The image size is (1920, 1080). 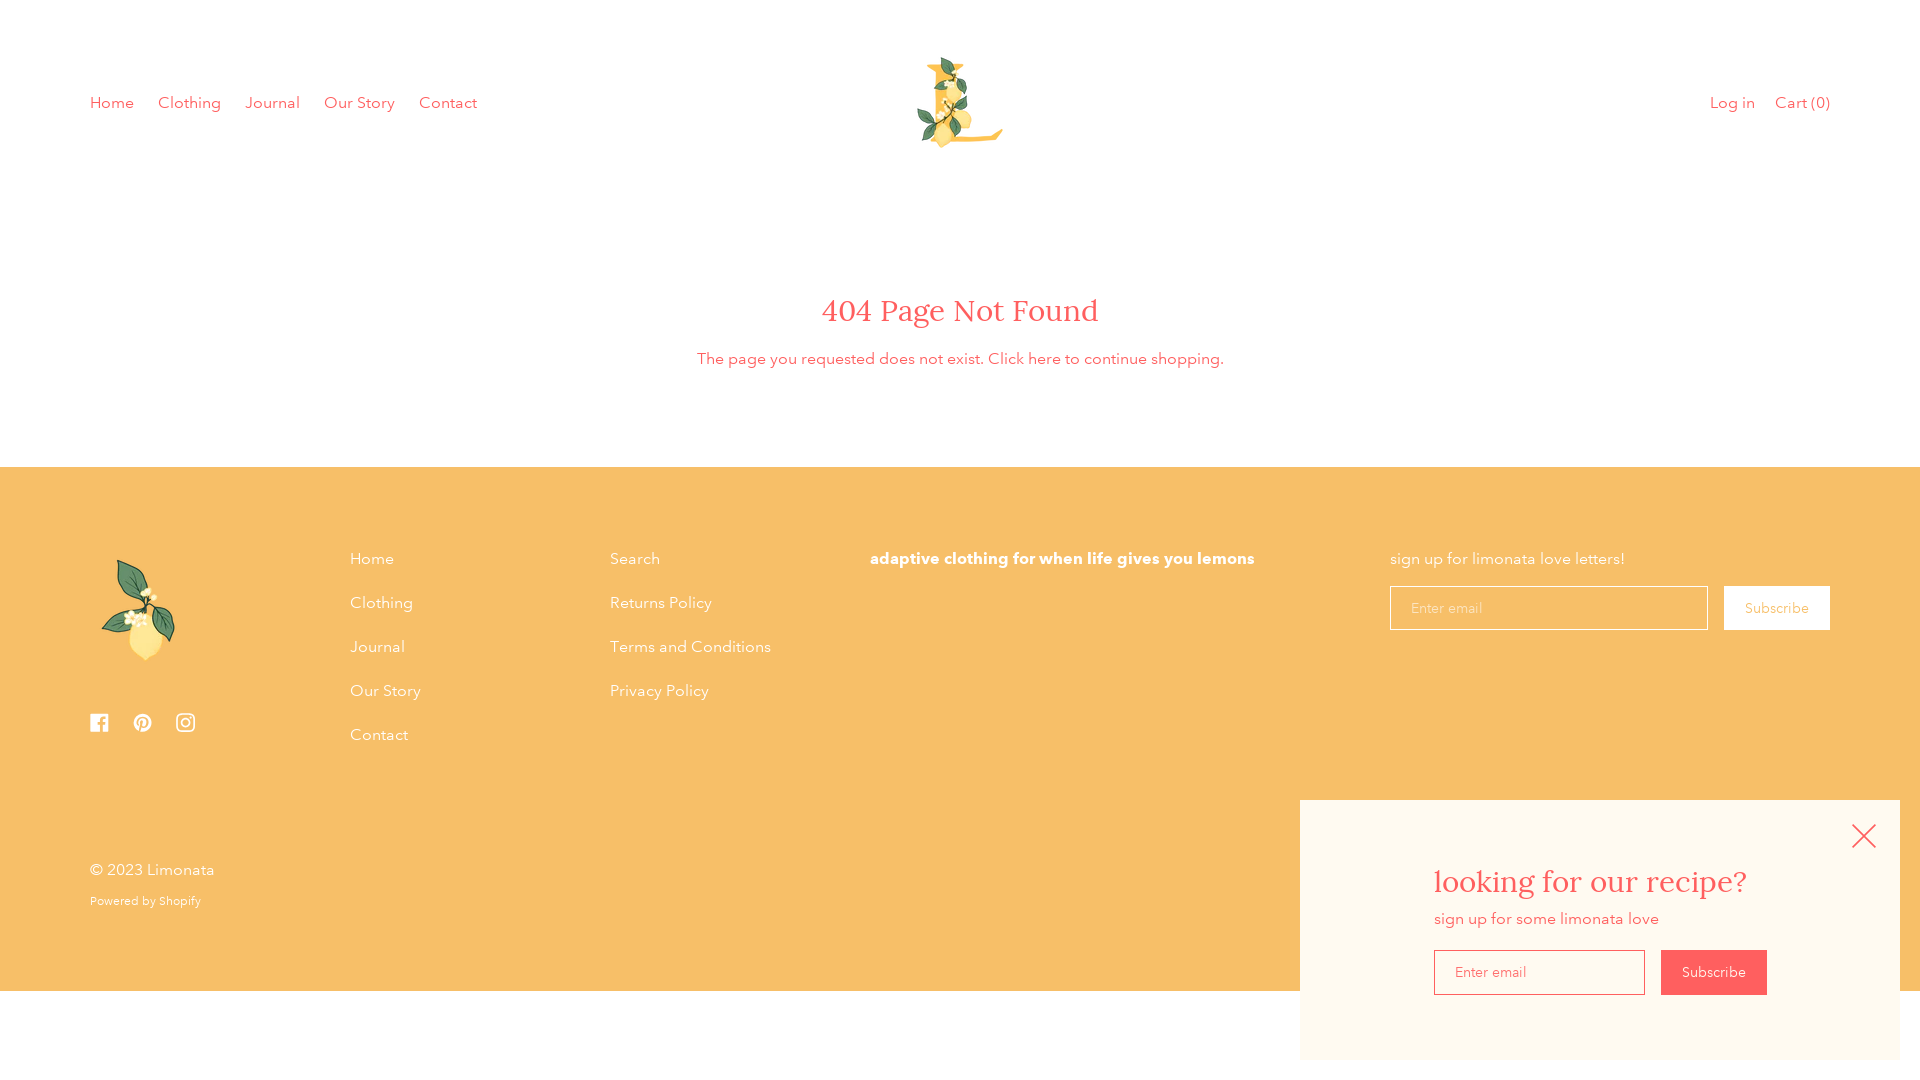 What do you see at coordinates (271, 104) in the screenshot?
I see `'Journal'` at bounding box center [271, 104].